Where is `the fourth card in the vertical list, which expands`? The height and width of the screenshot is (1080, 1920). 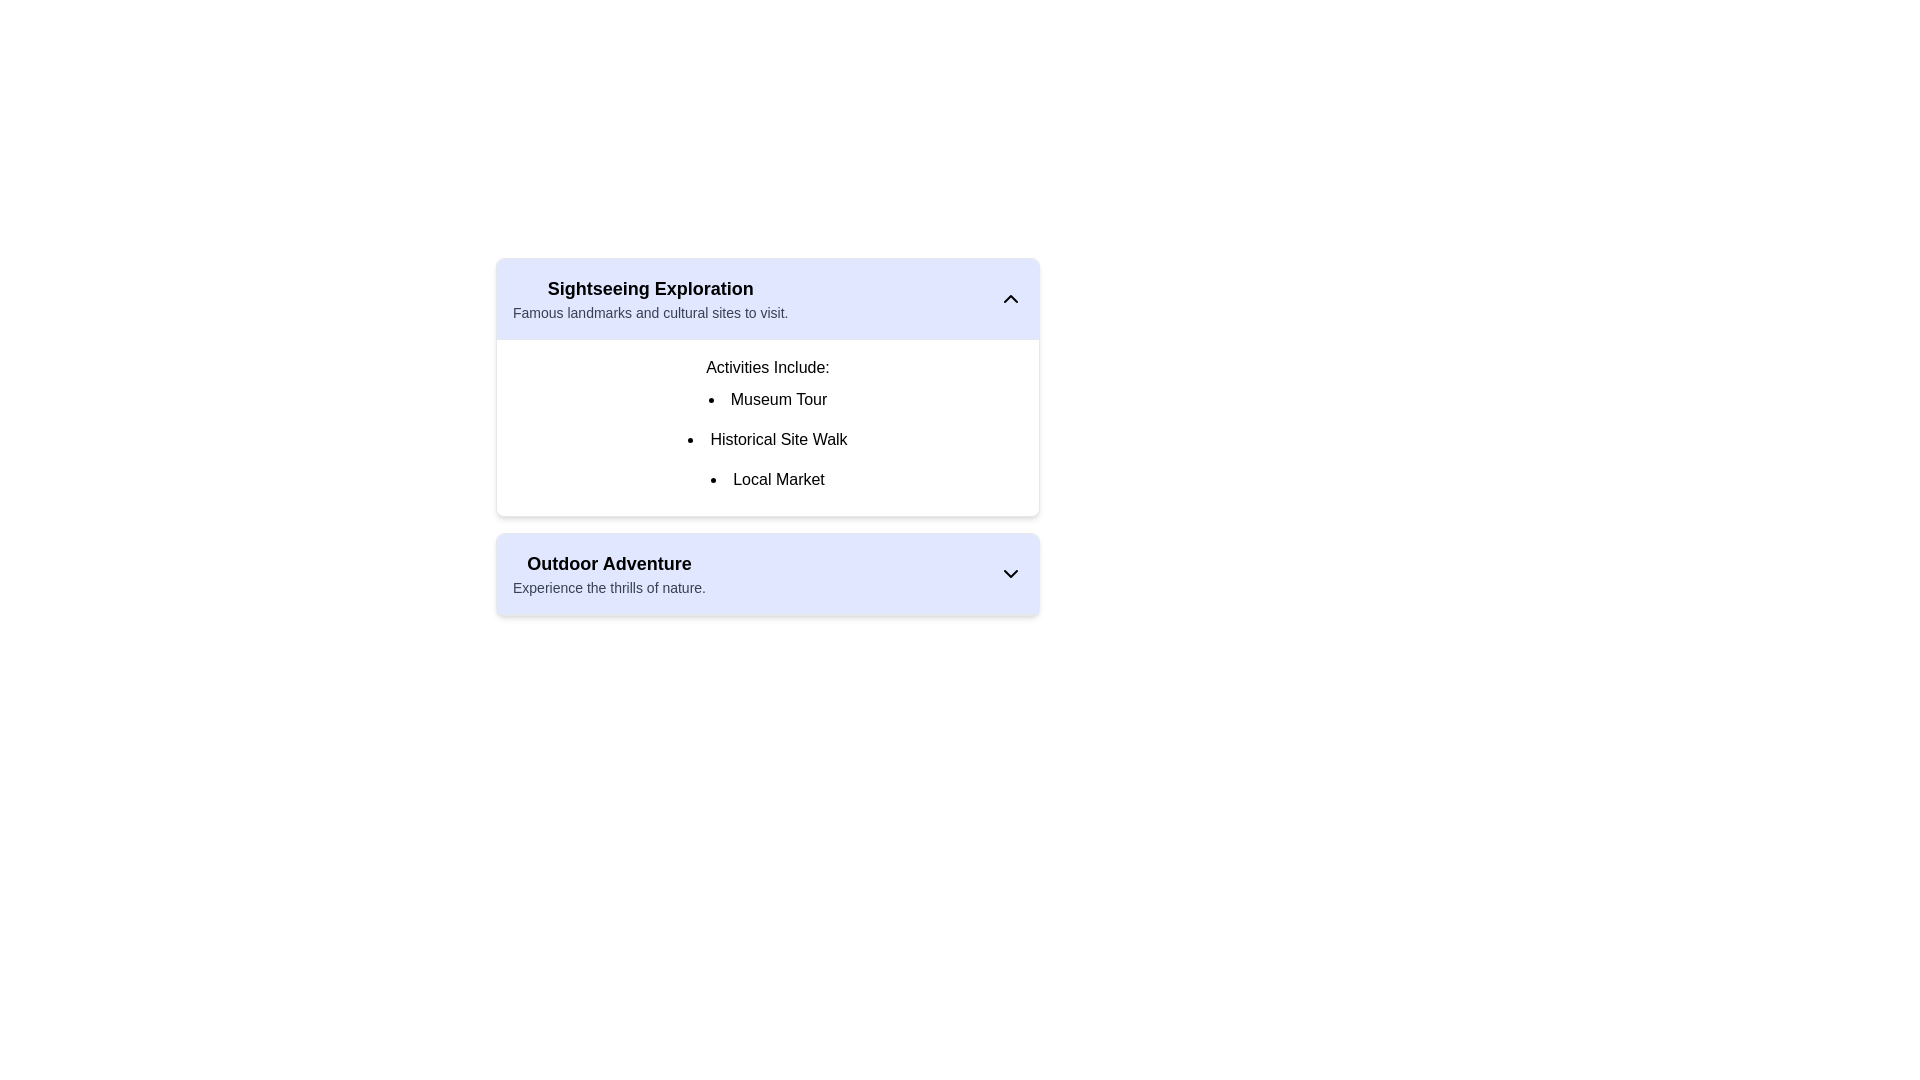
the fourth card in the vertical list, which expands is located at coordinates (767, 574).